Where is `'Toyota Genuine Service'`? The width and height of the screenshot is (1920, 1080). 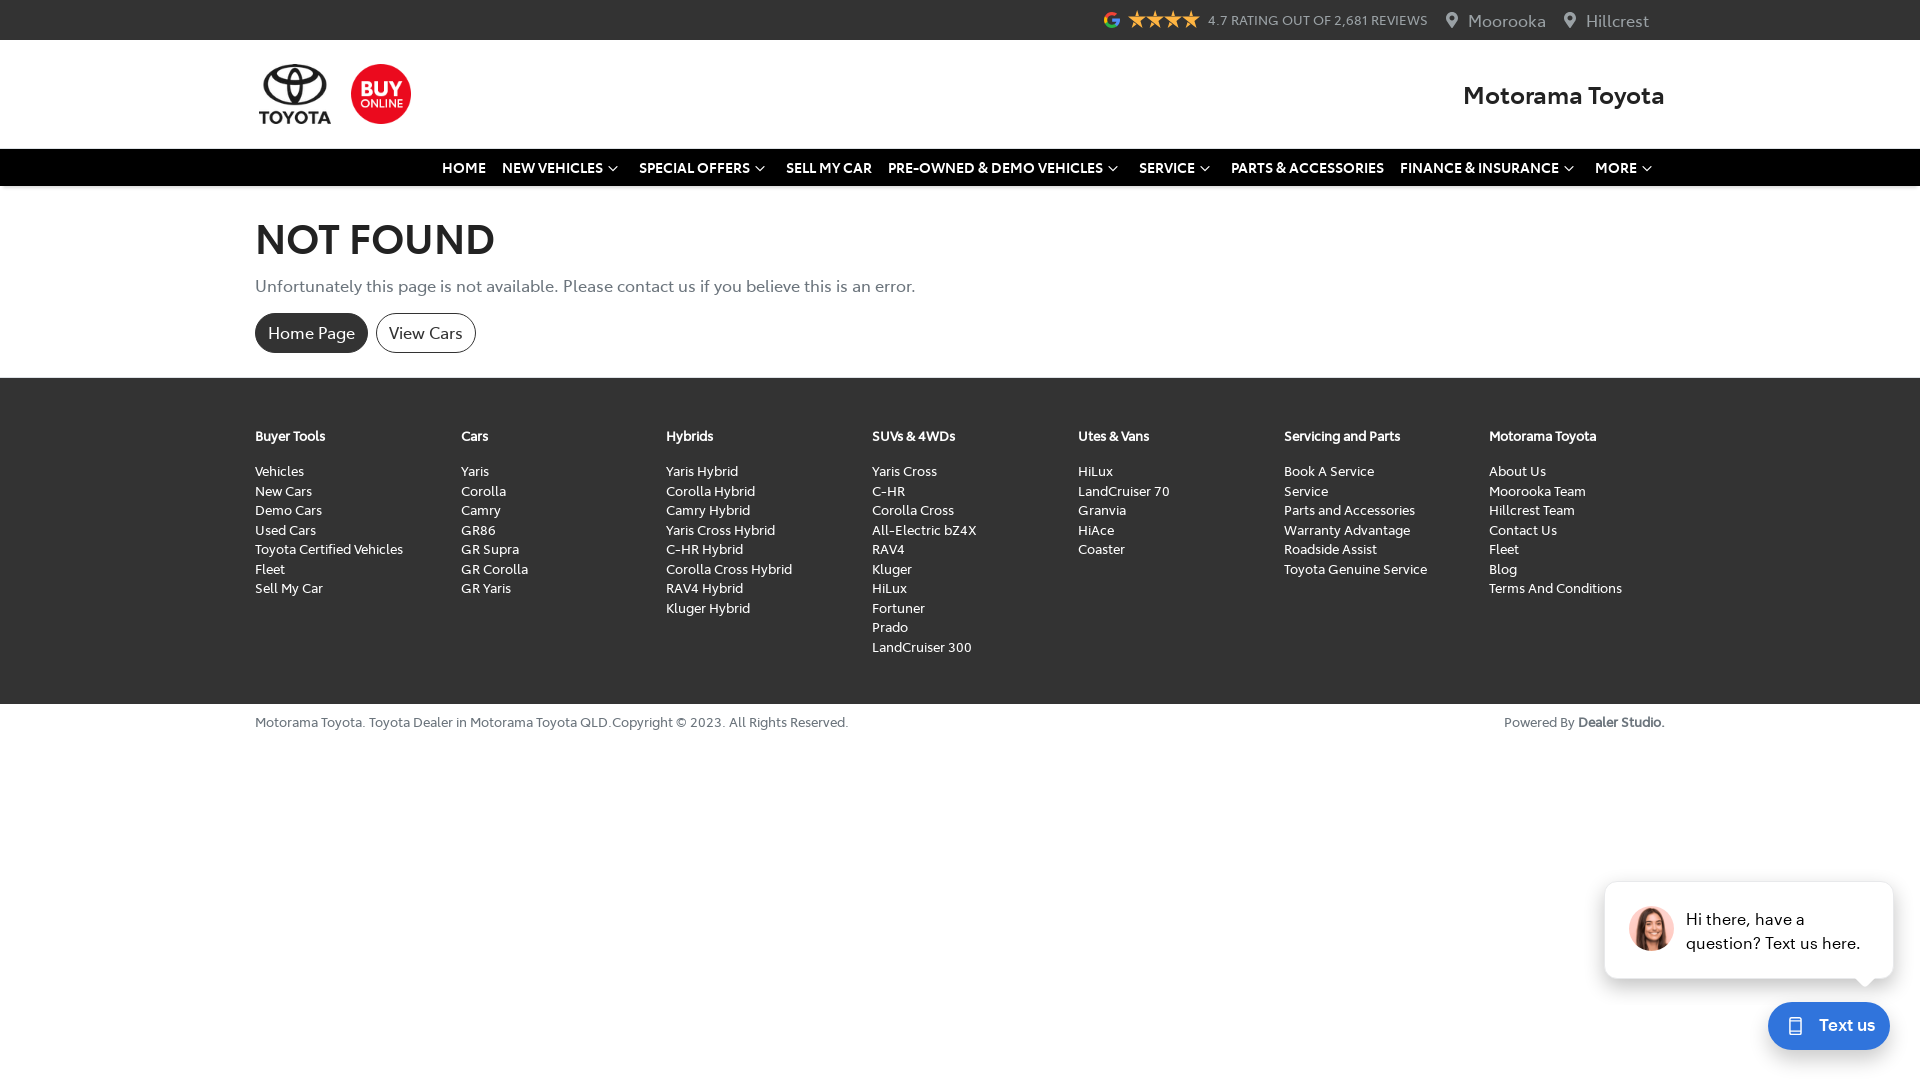
'Toyota Genuine Service' is located at coordinates (1355, 568).